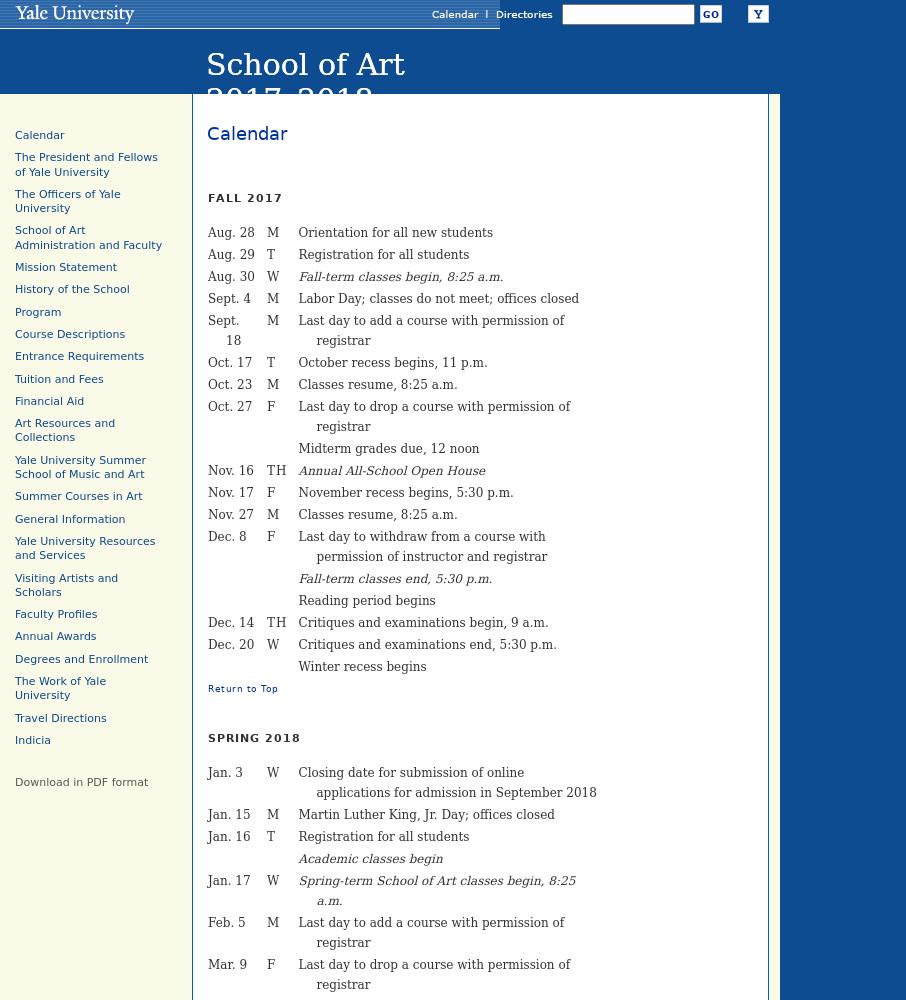 This screenshot has width=906, height=1000. I want to click on 'Fall-term classes end, 5:30 p.m.', so click(394, 578).